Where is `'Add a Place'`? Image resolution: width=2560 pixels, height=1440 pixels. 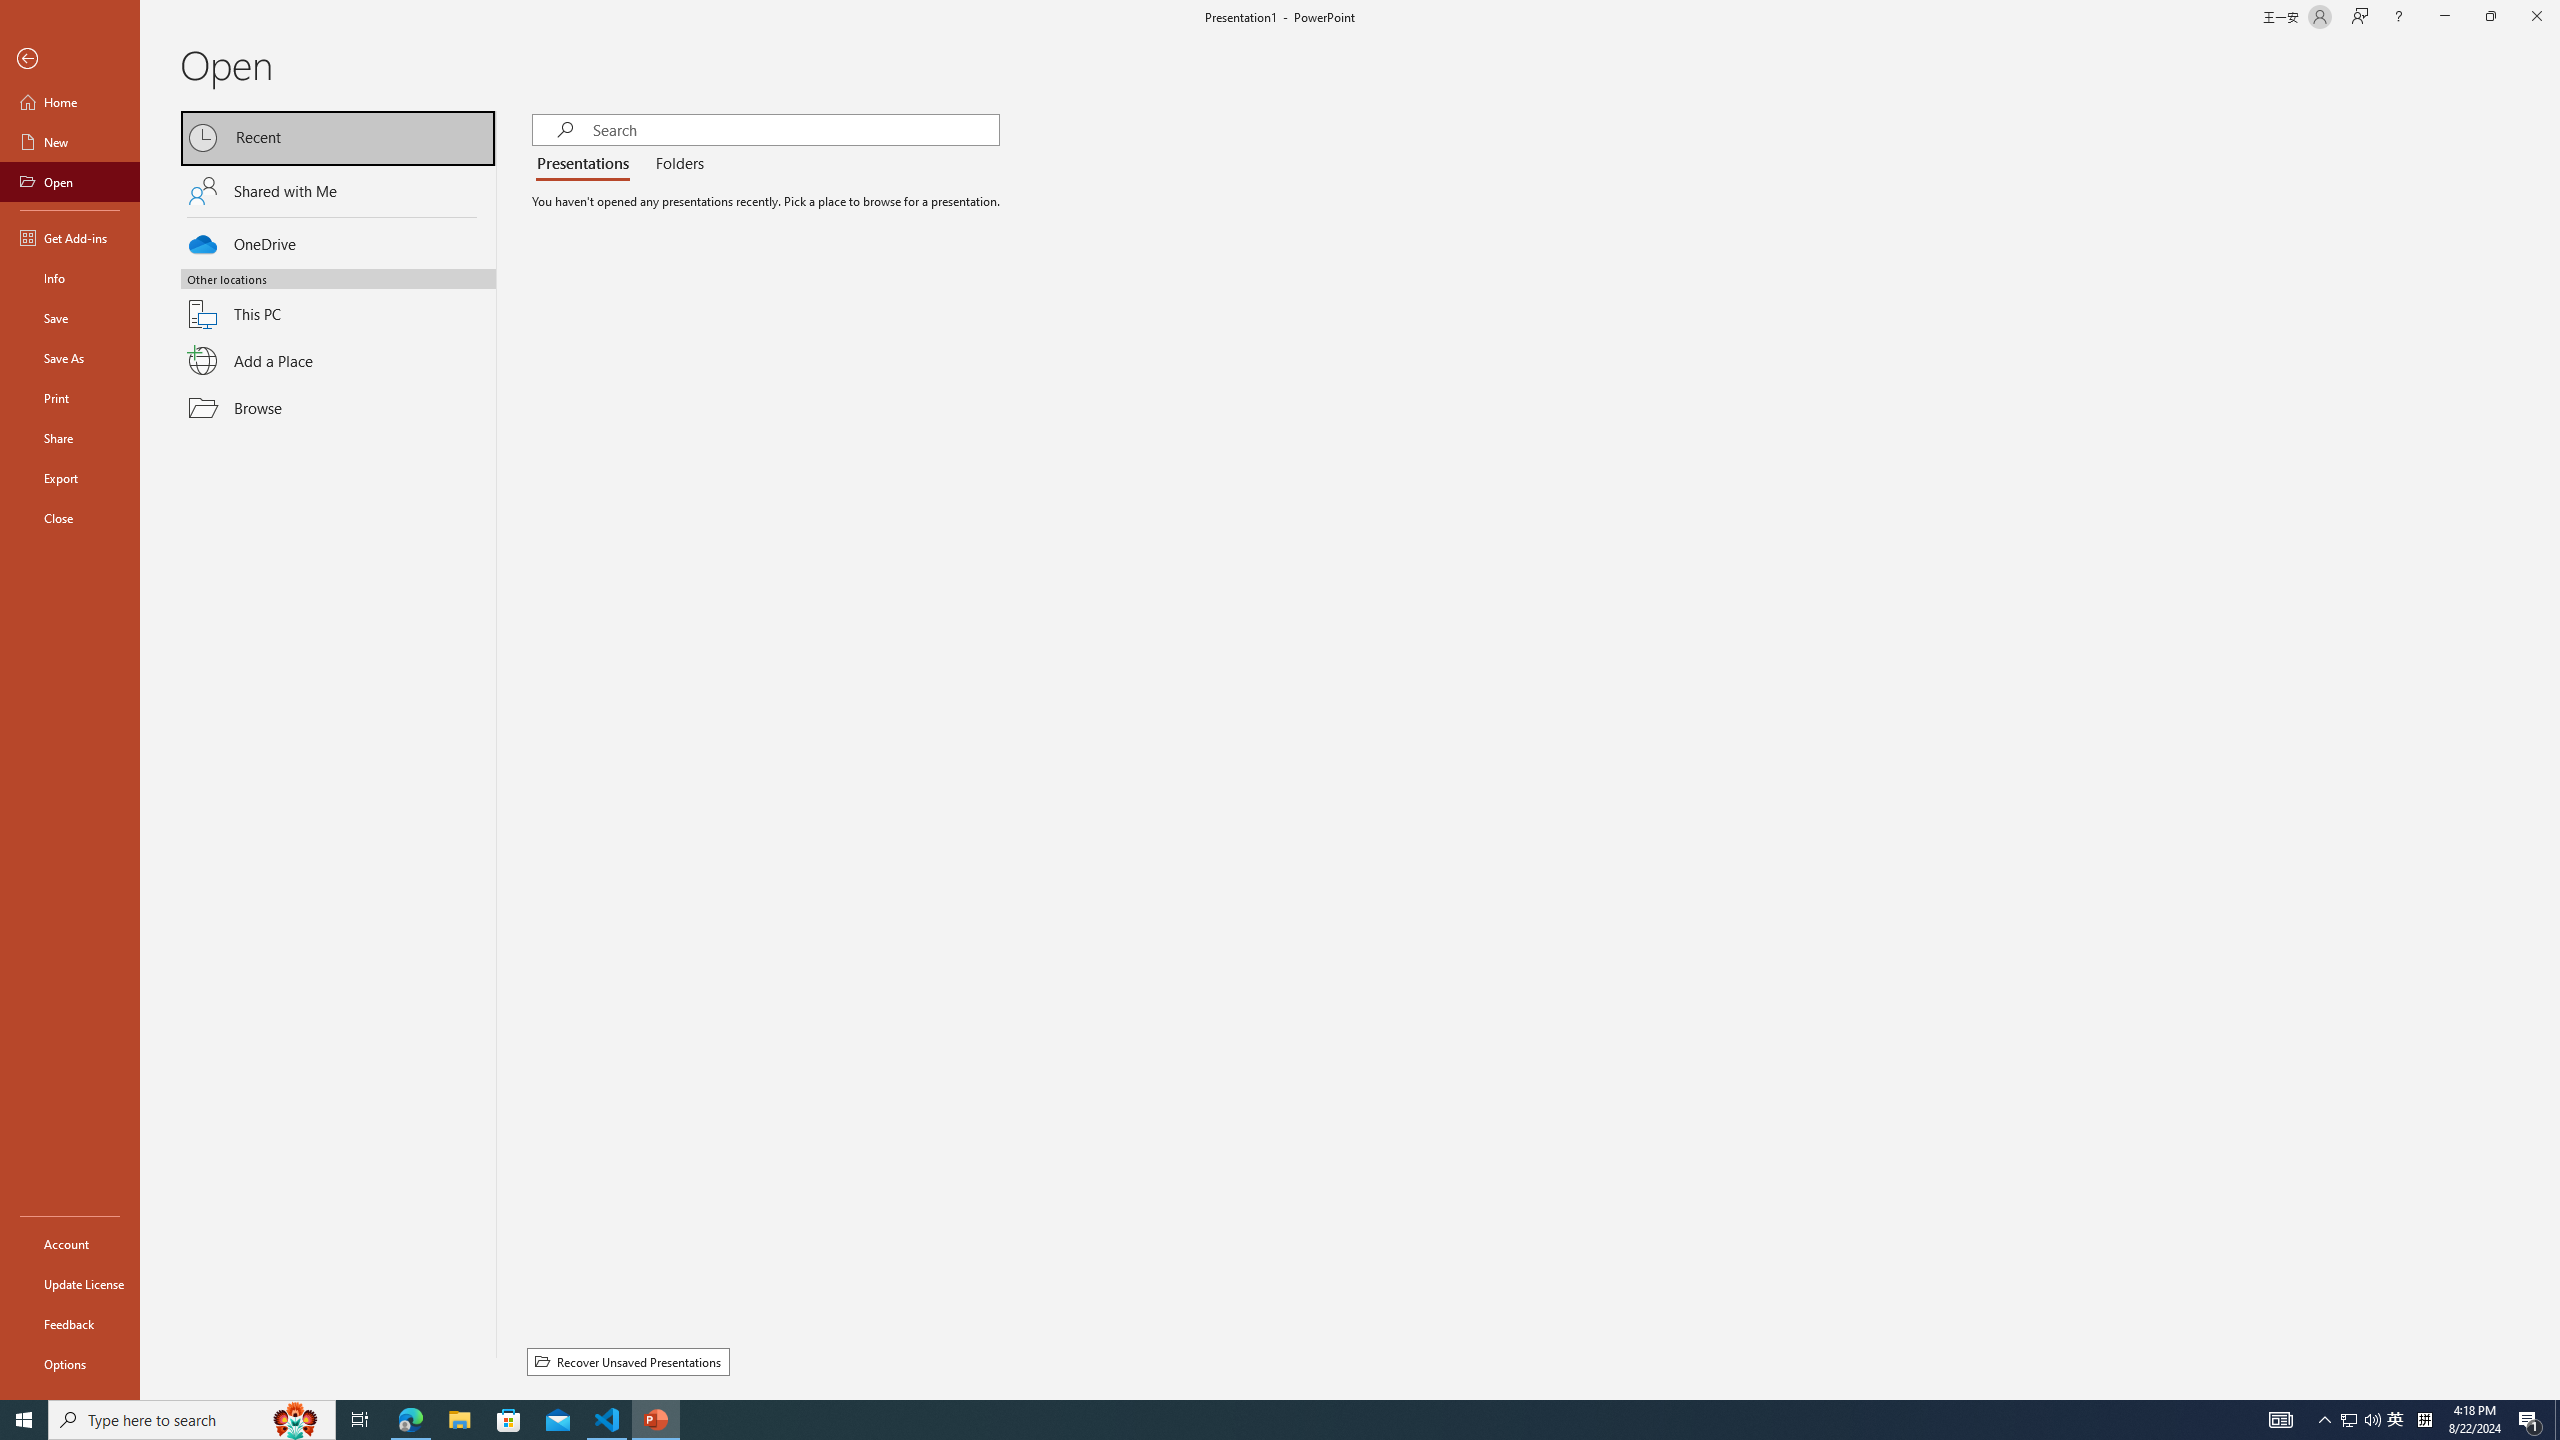 'Add a Place' is located at coordinates (338, 360).